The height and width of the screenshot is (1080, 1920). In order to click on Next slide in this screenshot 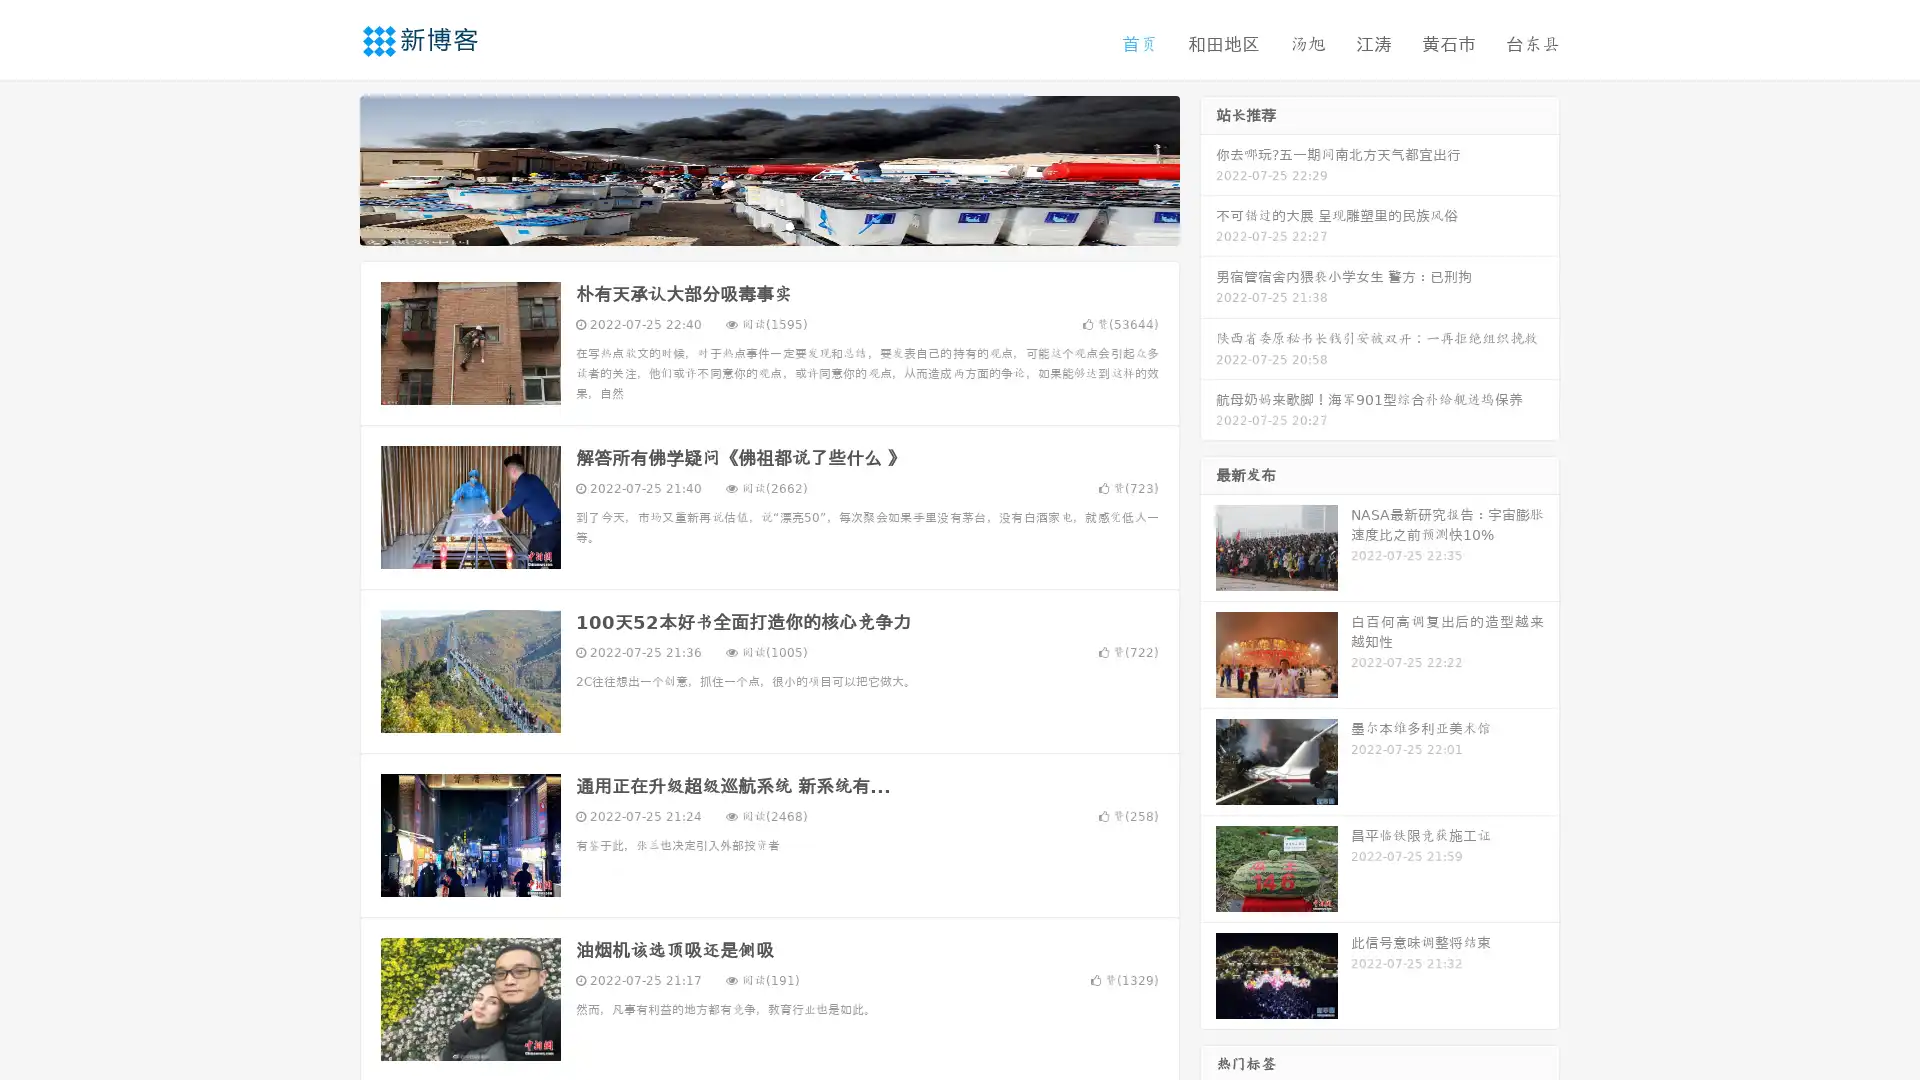, I will do `click(1208, 168)`.